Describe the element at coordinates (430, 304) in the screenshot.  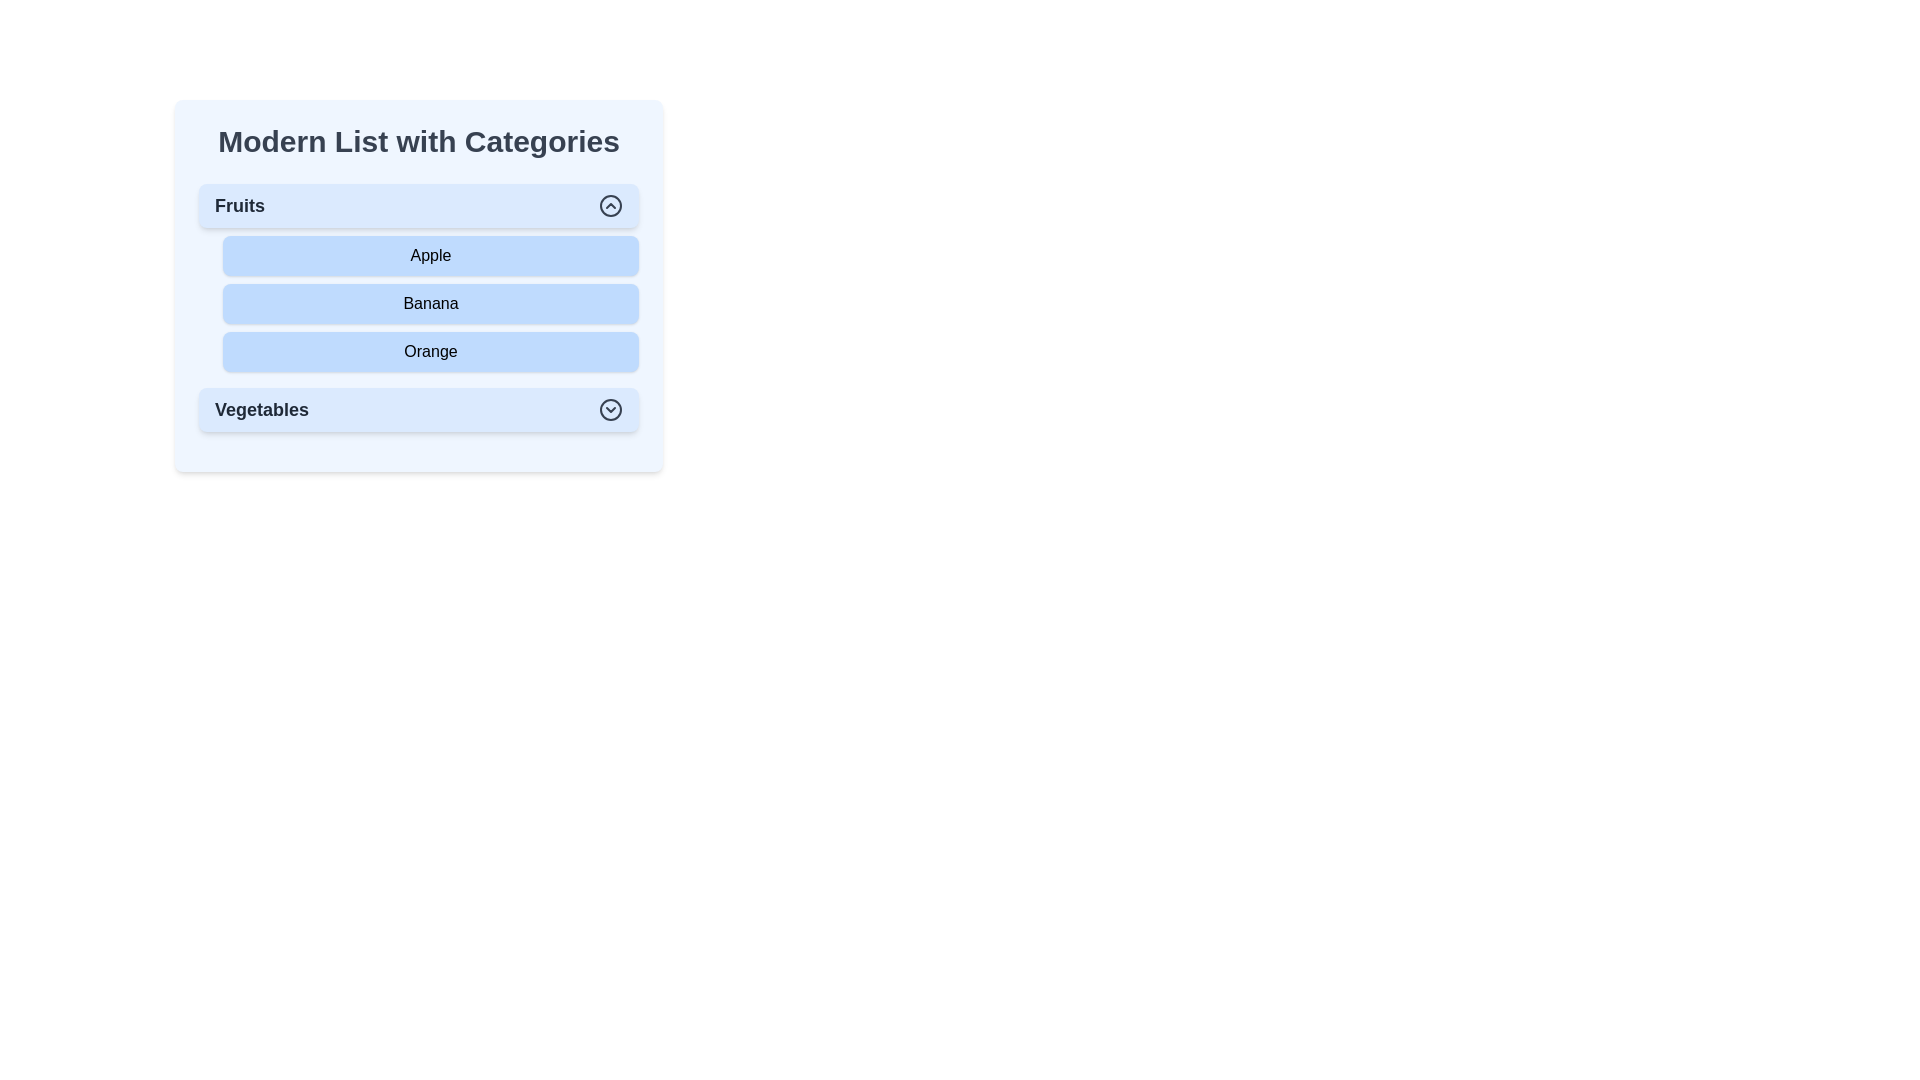
I see `the item Banana from the list` at that location.